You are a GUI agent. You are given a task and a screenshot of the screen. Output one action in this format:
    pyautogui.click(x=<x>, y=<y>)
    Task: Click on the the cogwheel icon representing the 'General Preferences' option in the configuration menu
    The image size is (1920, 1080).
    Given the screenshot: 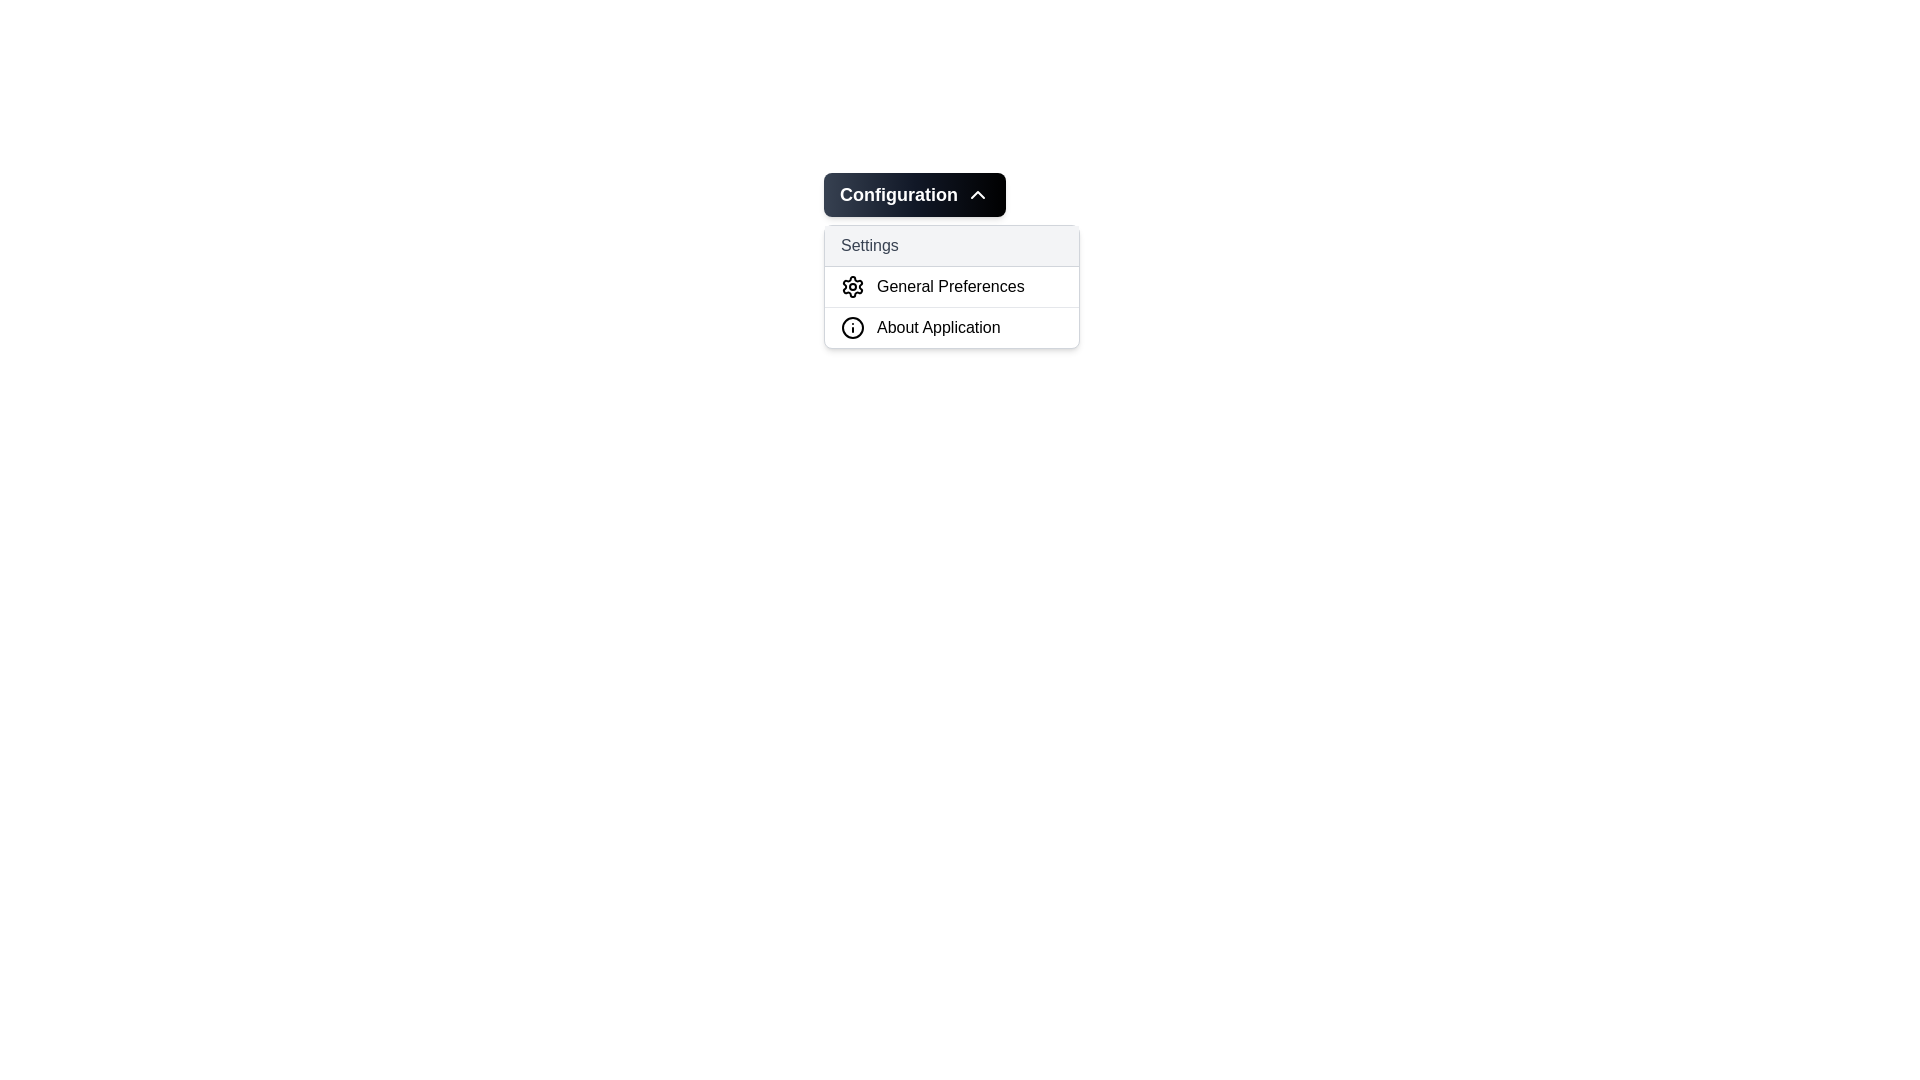 What is the action you would take?
    pyautogui.click(x=853, y=286)
    